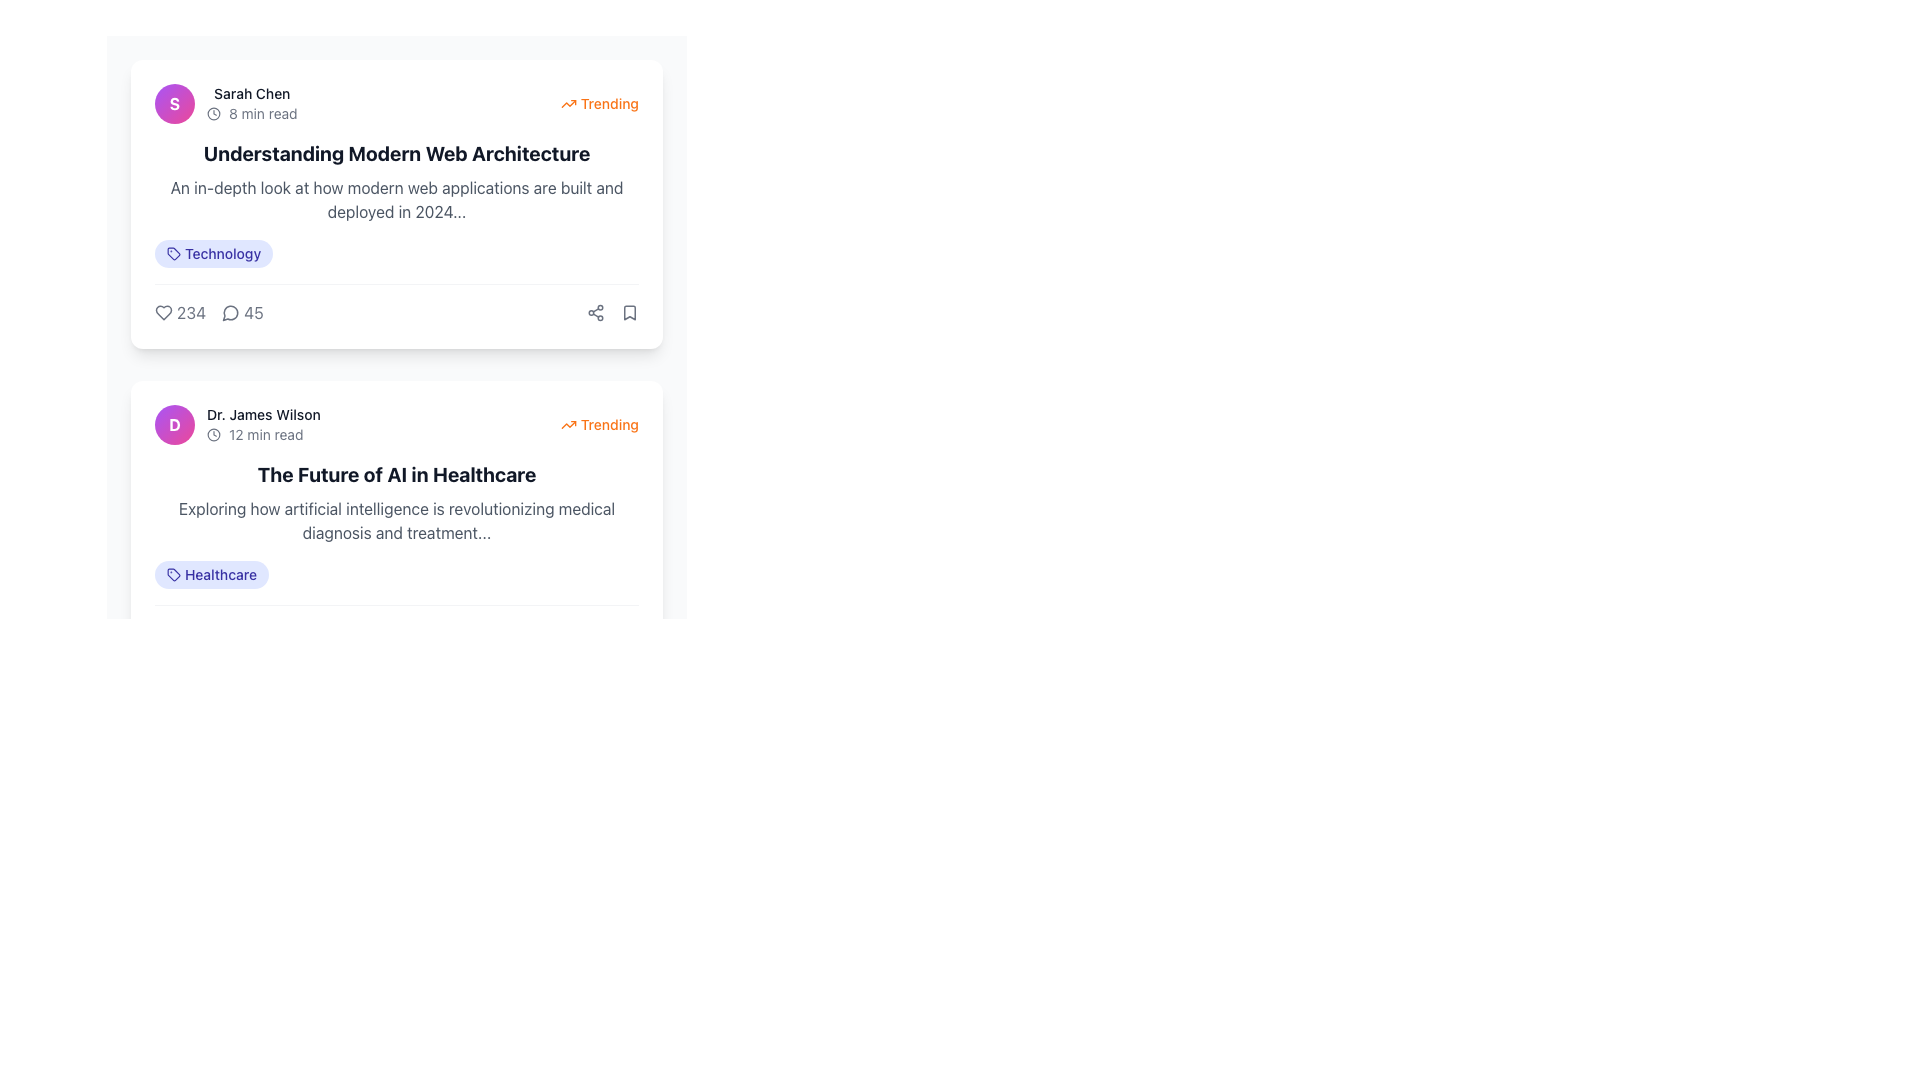 This screenshot has height=1080, width=1920. Describe the element at coordinates (252, 312) in the screenshot. I see `the static text element displaying the number '45' located to the right of the speech bubble icon in the engagement metrics section of the 'Understanding Modern Web Architecture' card` at that location.